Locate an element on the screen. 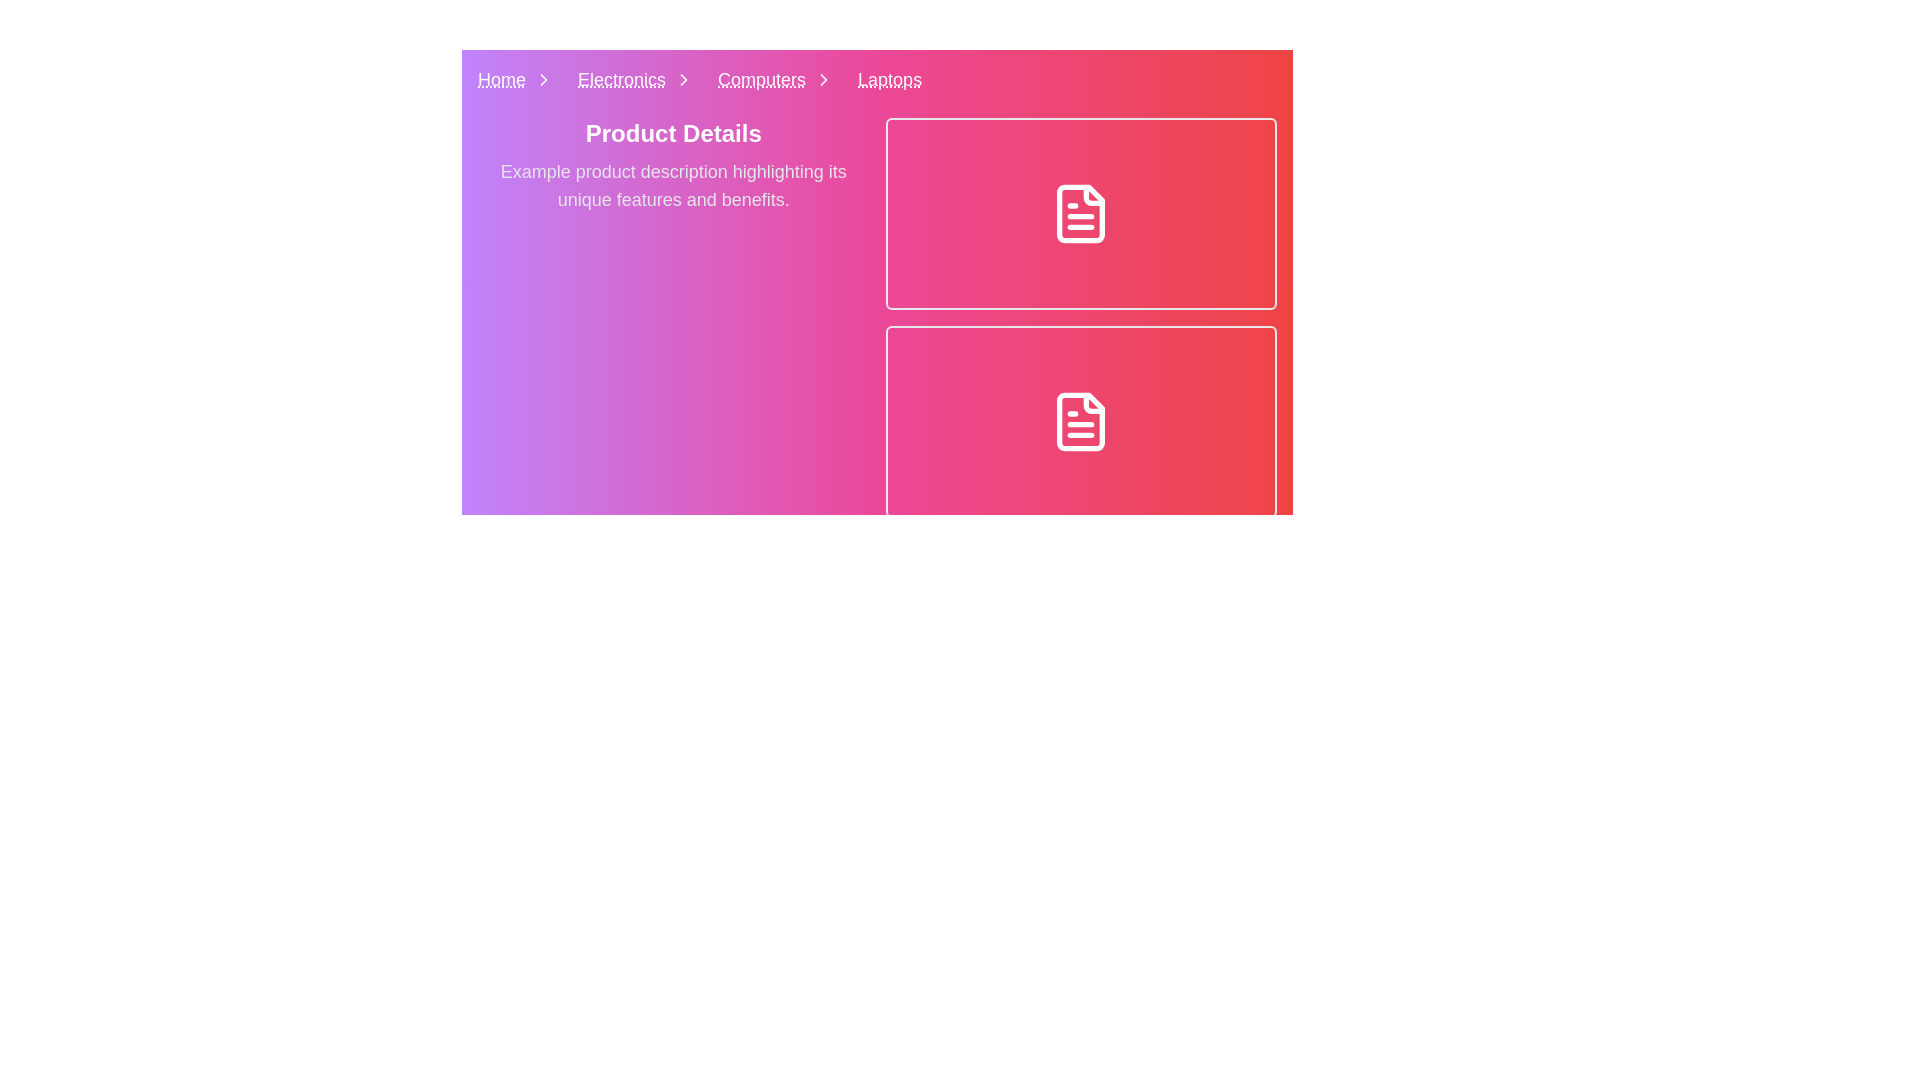 The width and height of the screenshot is (1920, 1080). the product description text block, which is a light gray colored text element styled in medium-large font, located below the 'Product Details' header is located at coordinates (673, 185).